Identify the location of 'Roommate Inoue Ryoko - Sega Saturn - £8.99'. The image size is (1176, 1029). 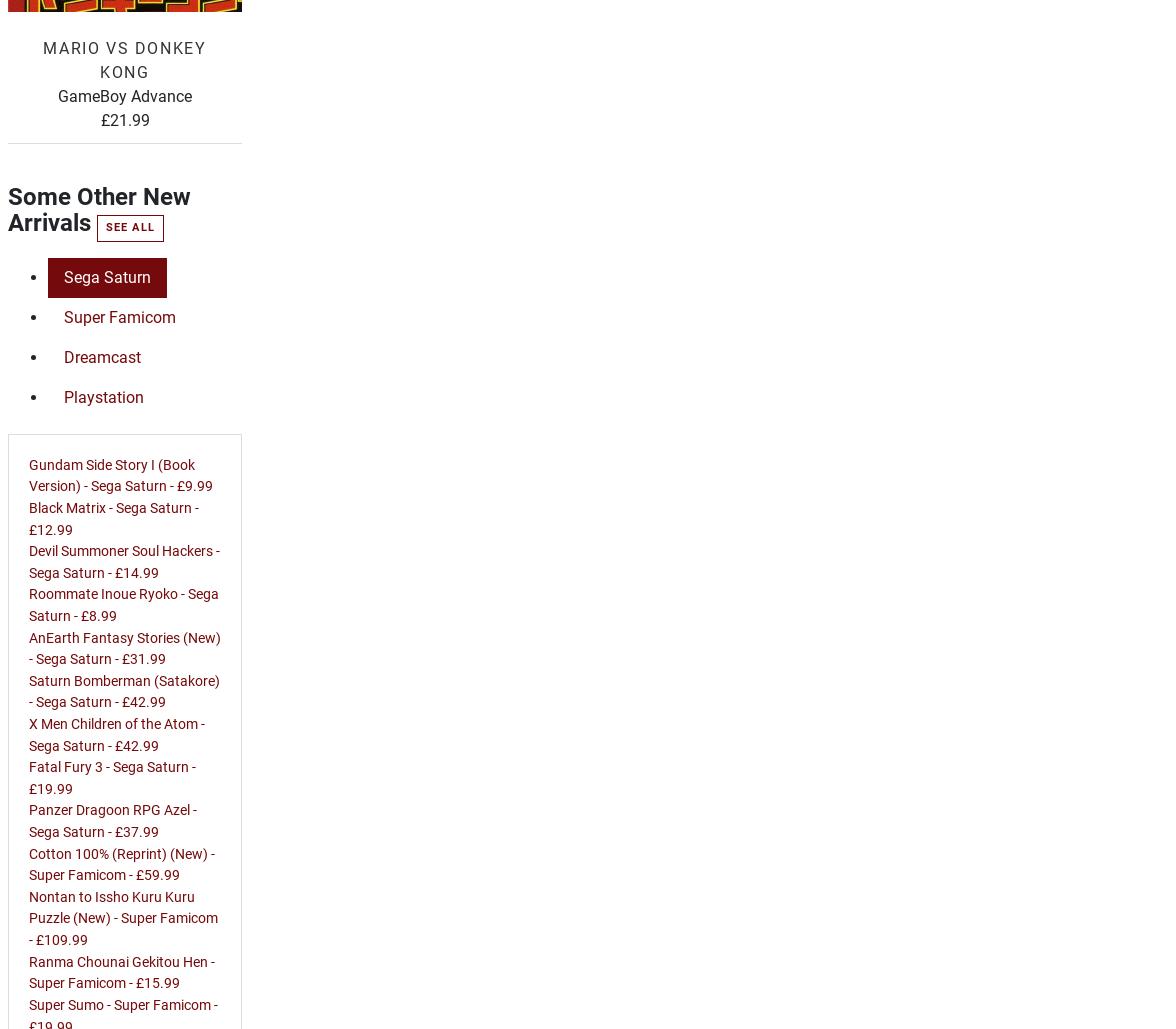
(123, 604).